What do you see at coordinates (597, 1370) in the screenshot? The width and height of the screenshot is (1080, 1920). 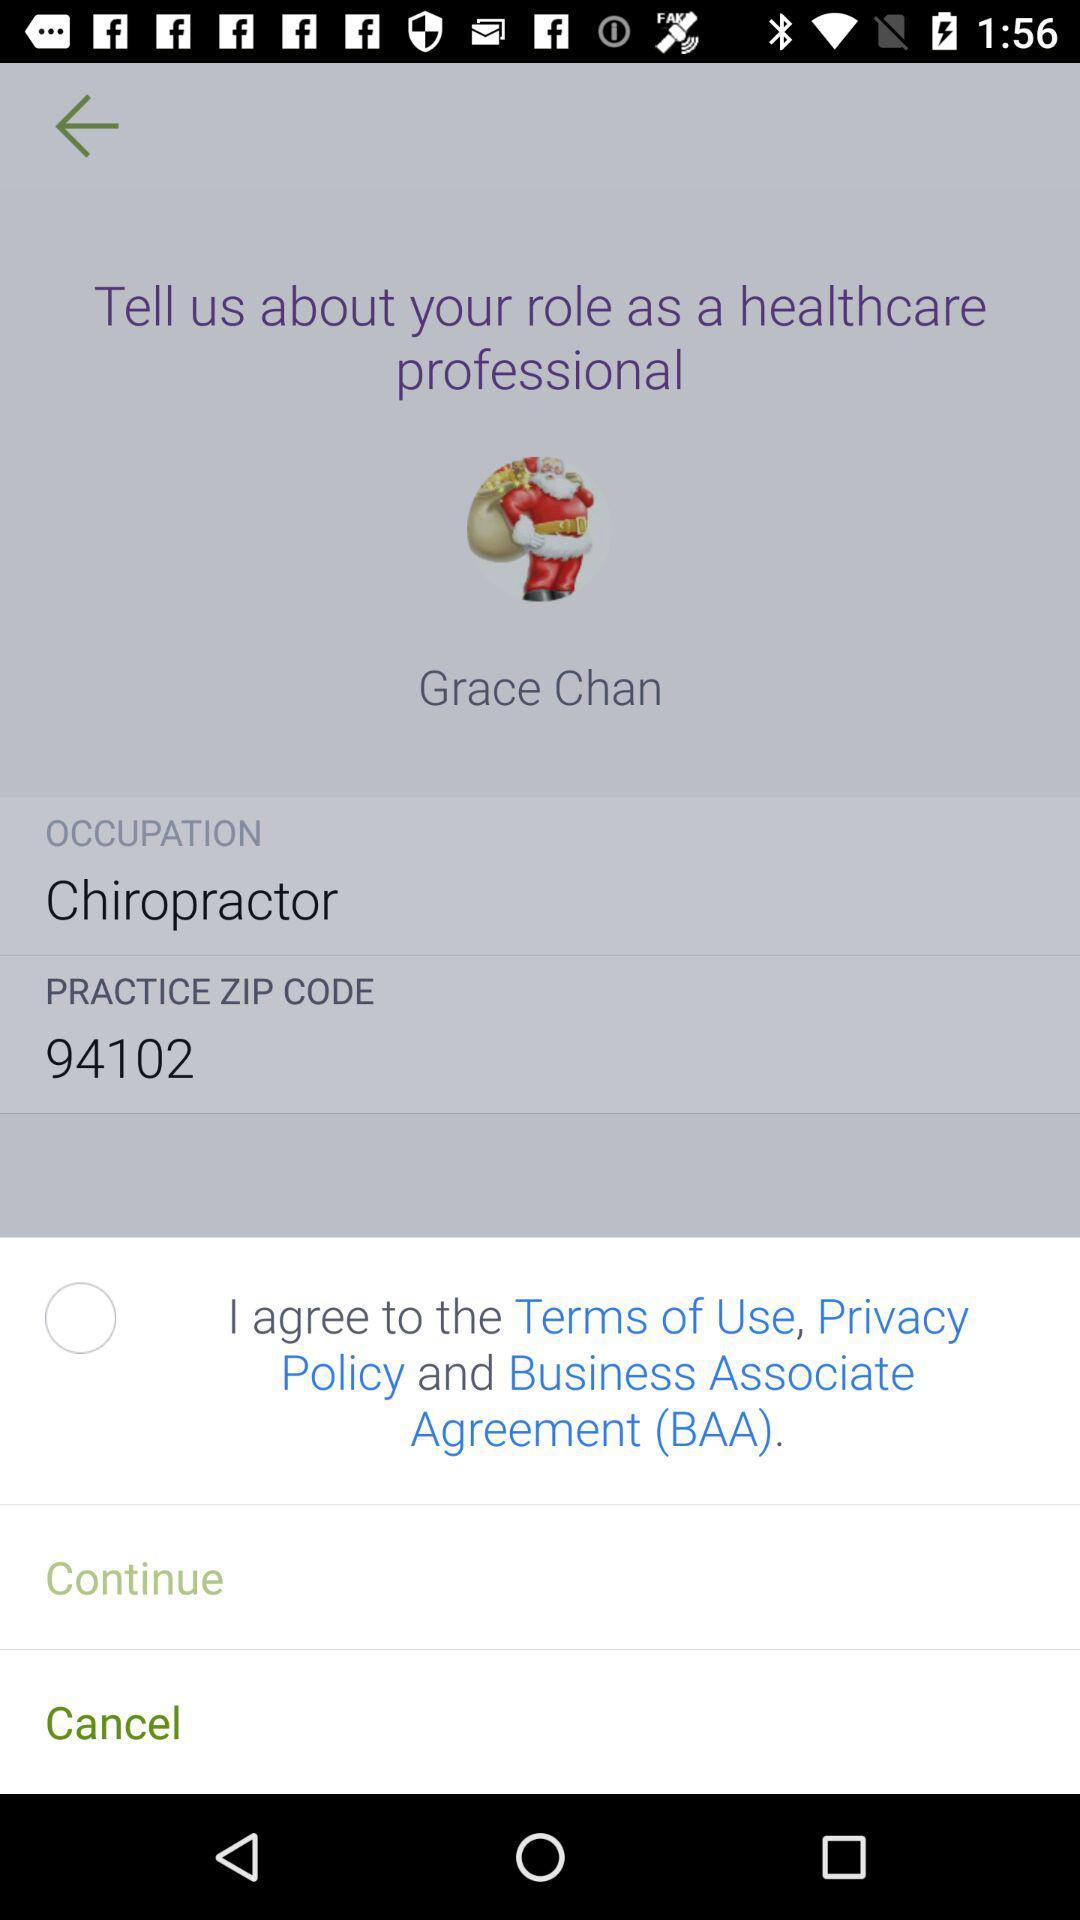 I see `i agree to` at bounding box center [597, 1370].